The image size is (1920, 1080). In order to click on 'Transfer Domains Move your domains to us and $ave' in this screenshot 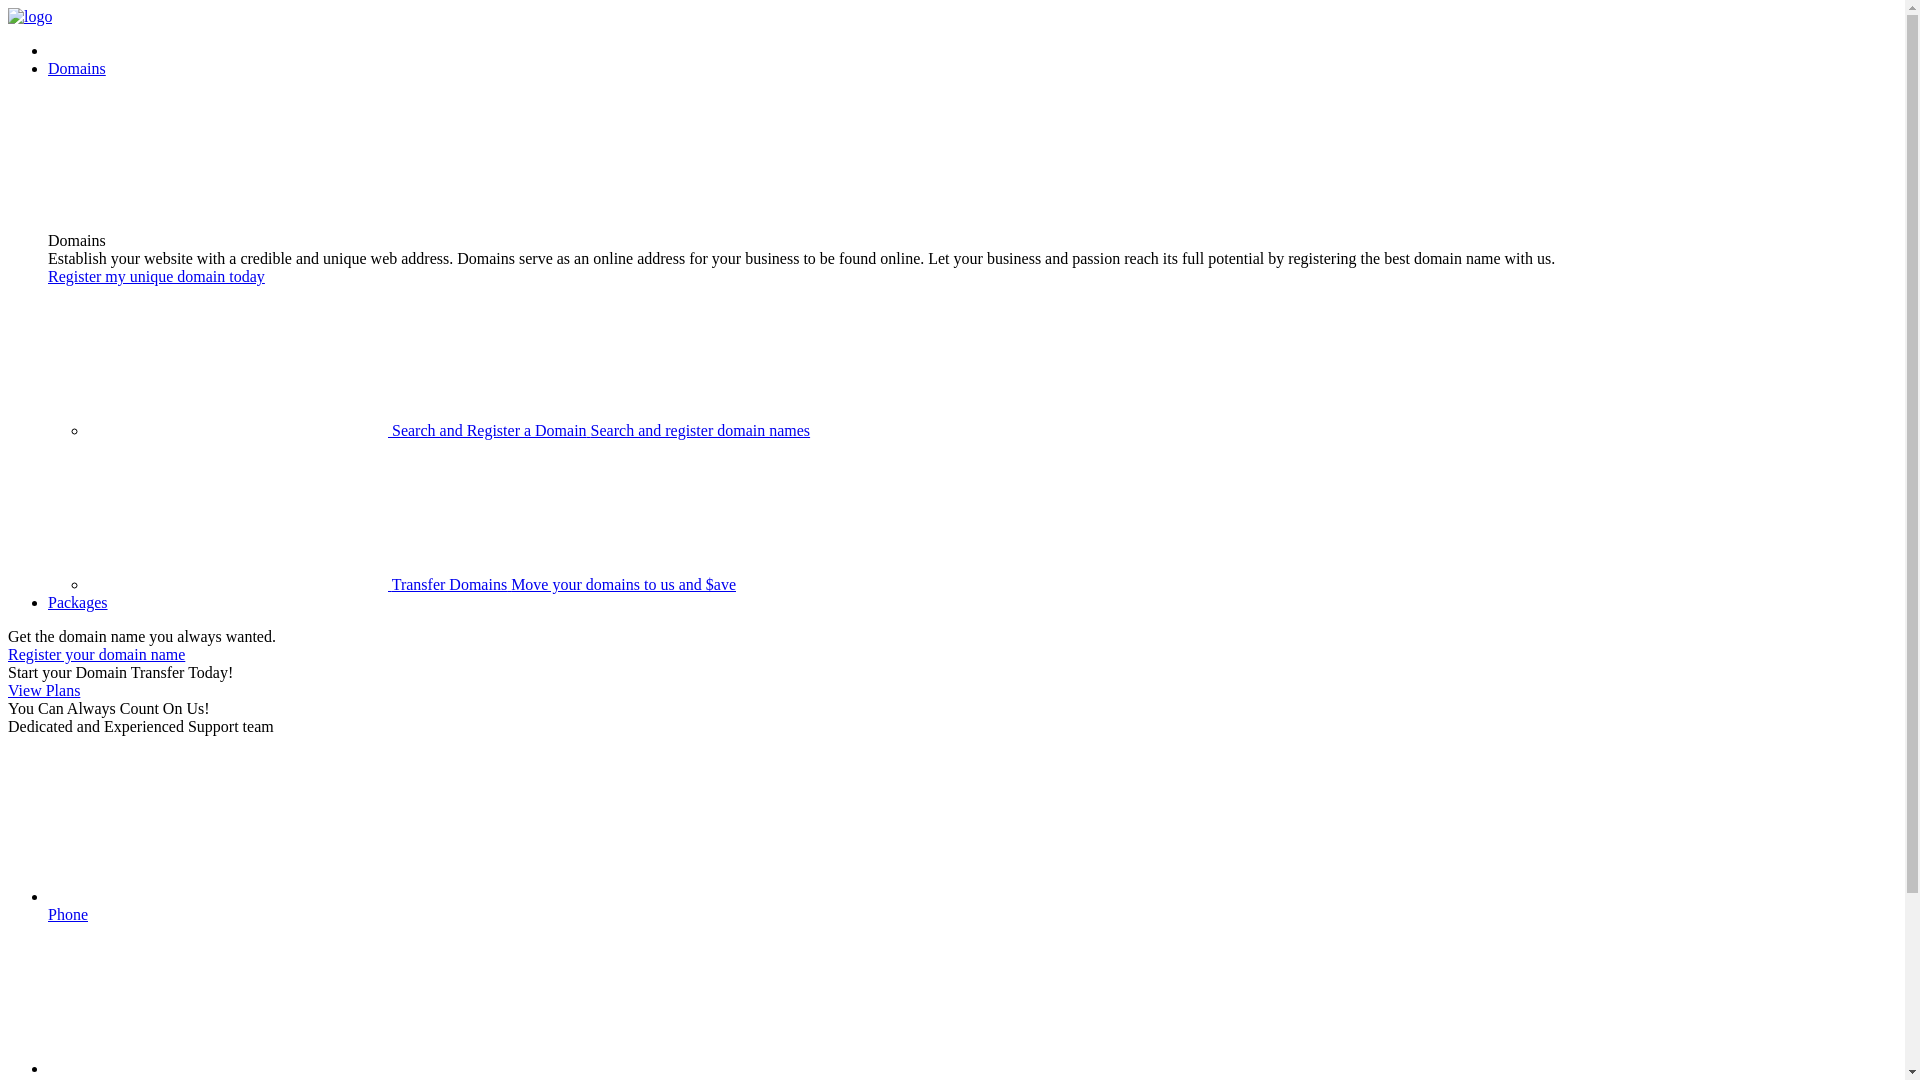, I will do `click(86, 584)`.